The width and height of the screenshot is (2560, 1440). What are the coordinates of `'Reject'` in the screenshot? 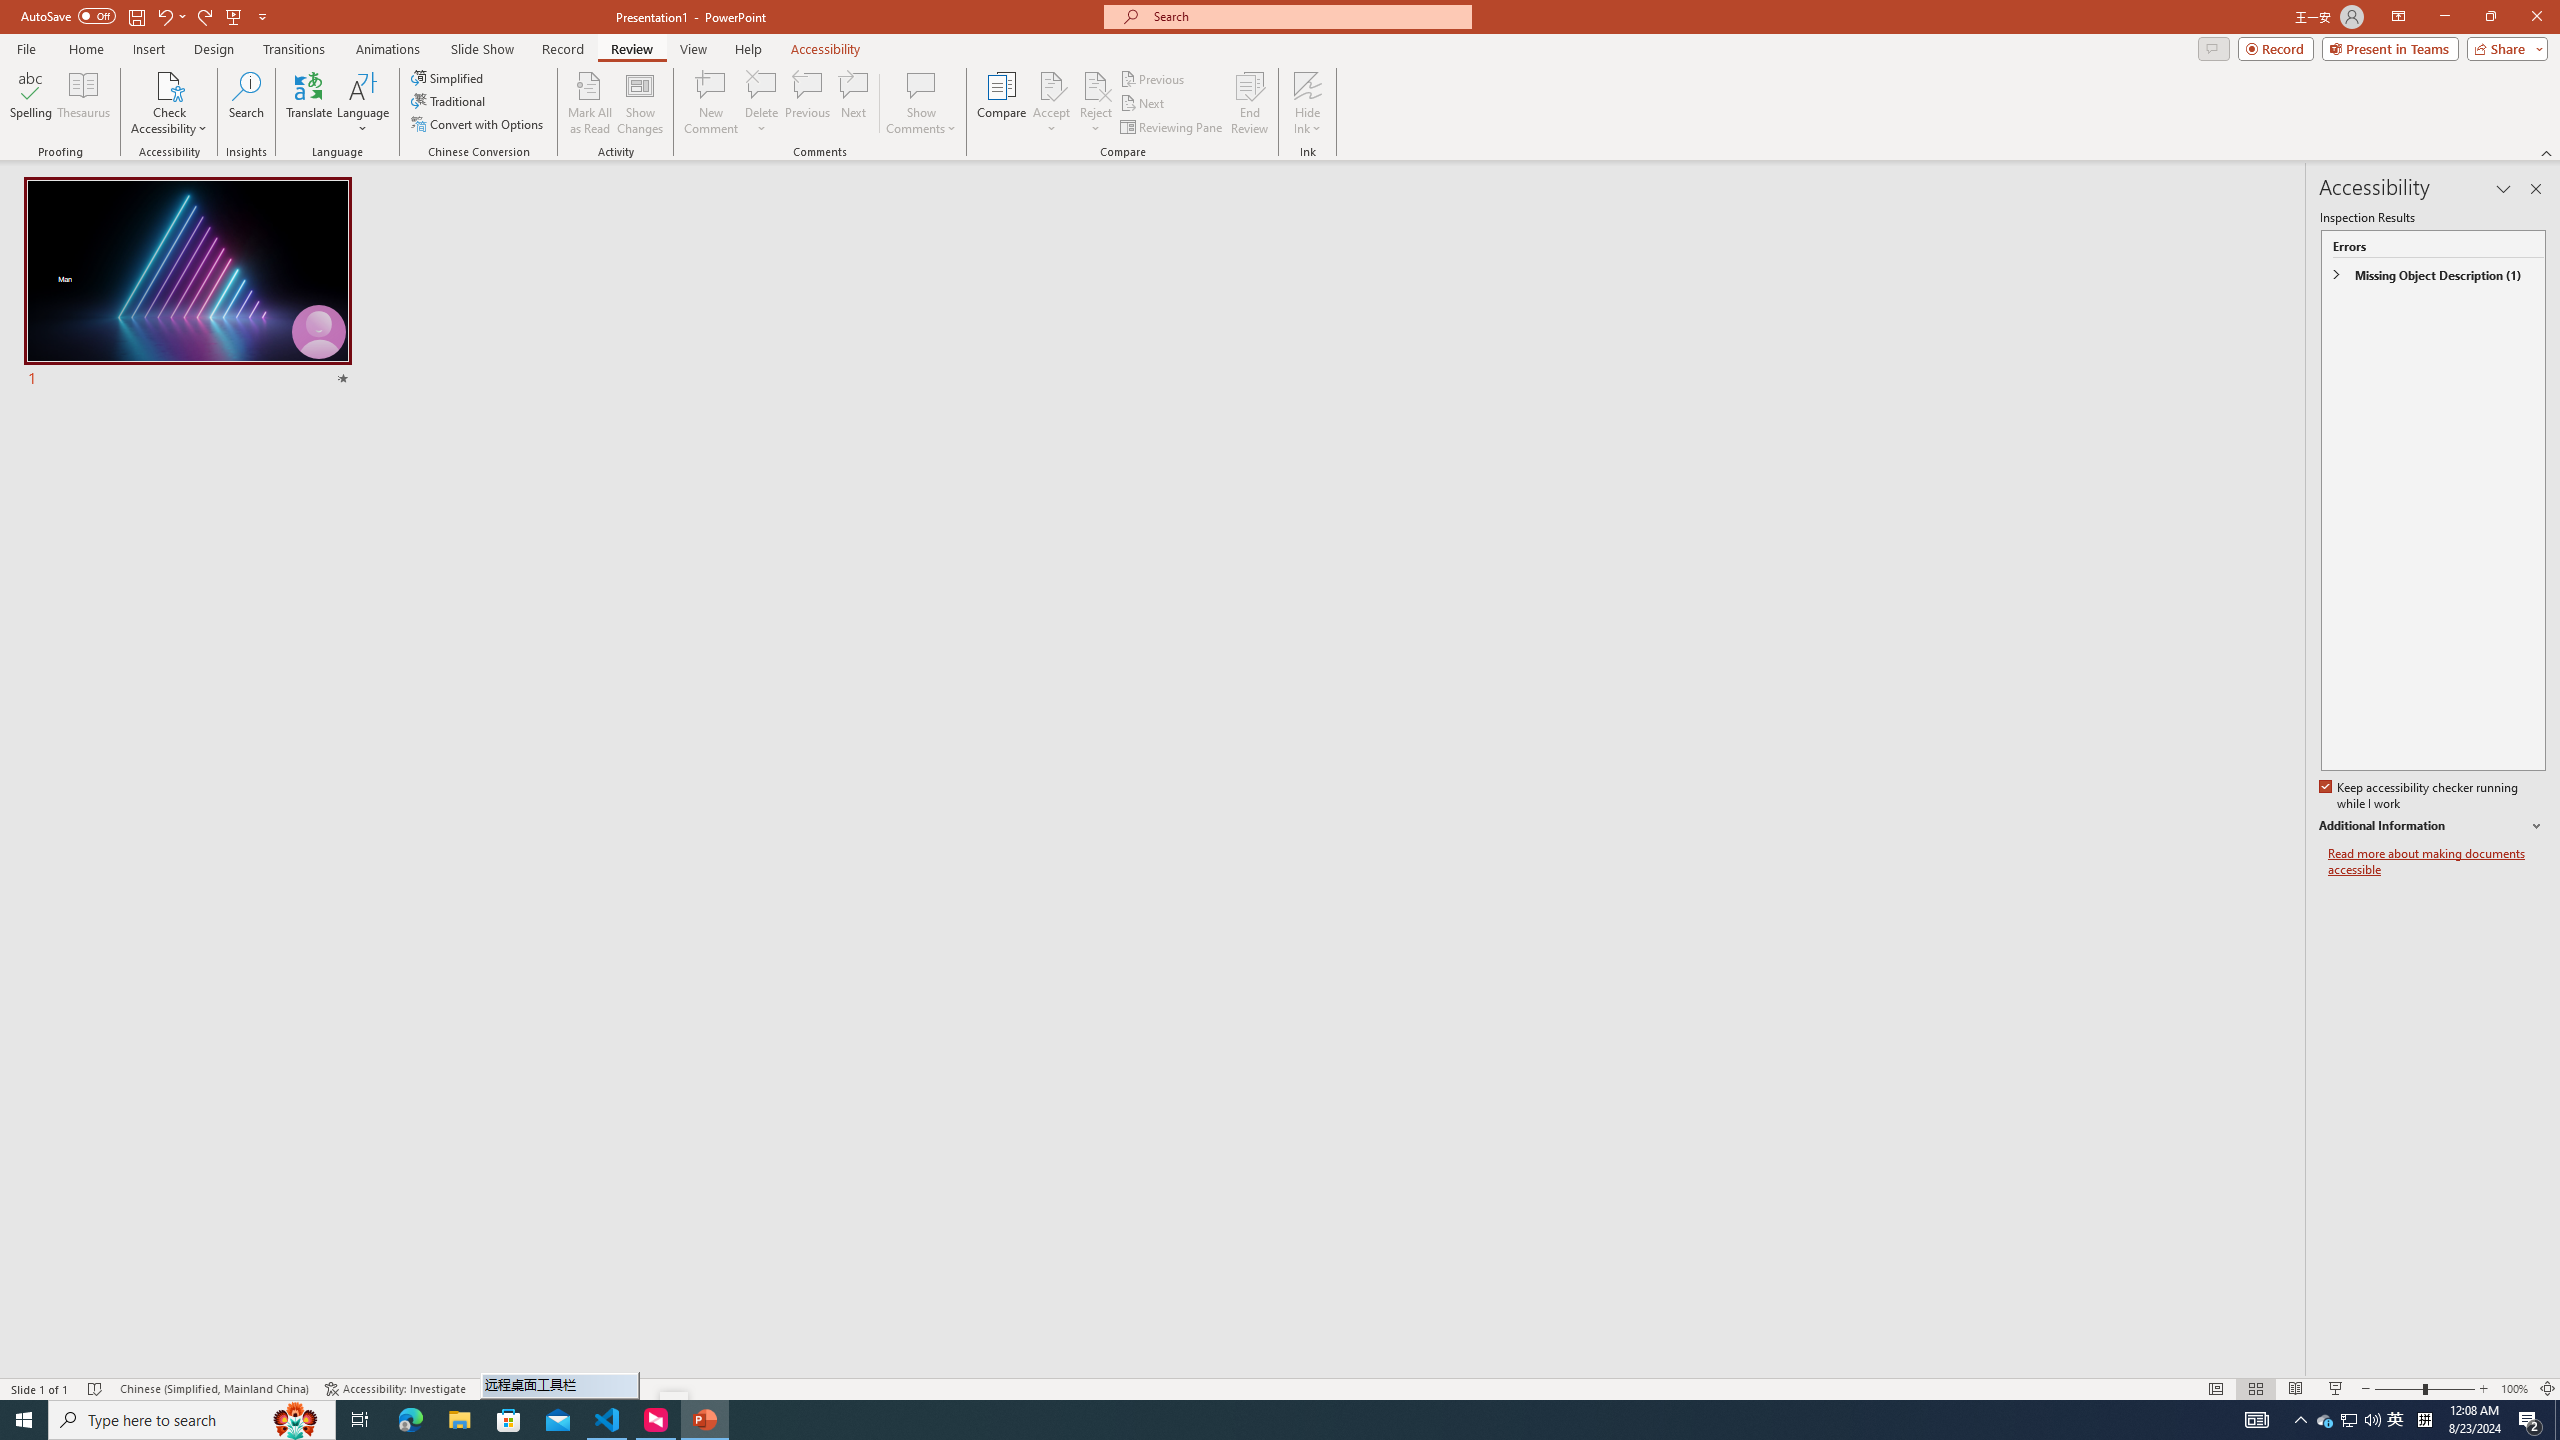 It's located at (1094, 103).